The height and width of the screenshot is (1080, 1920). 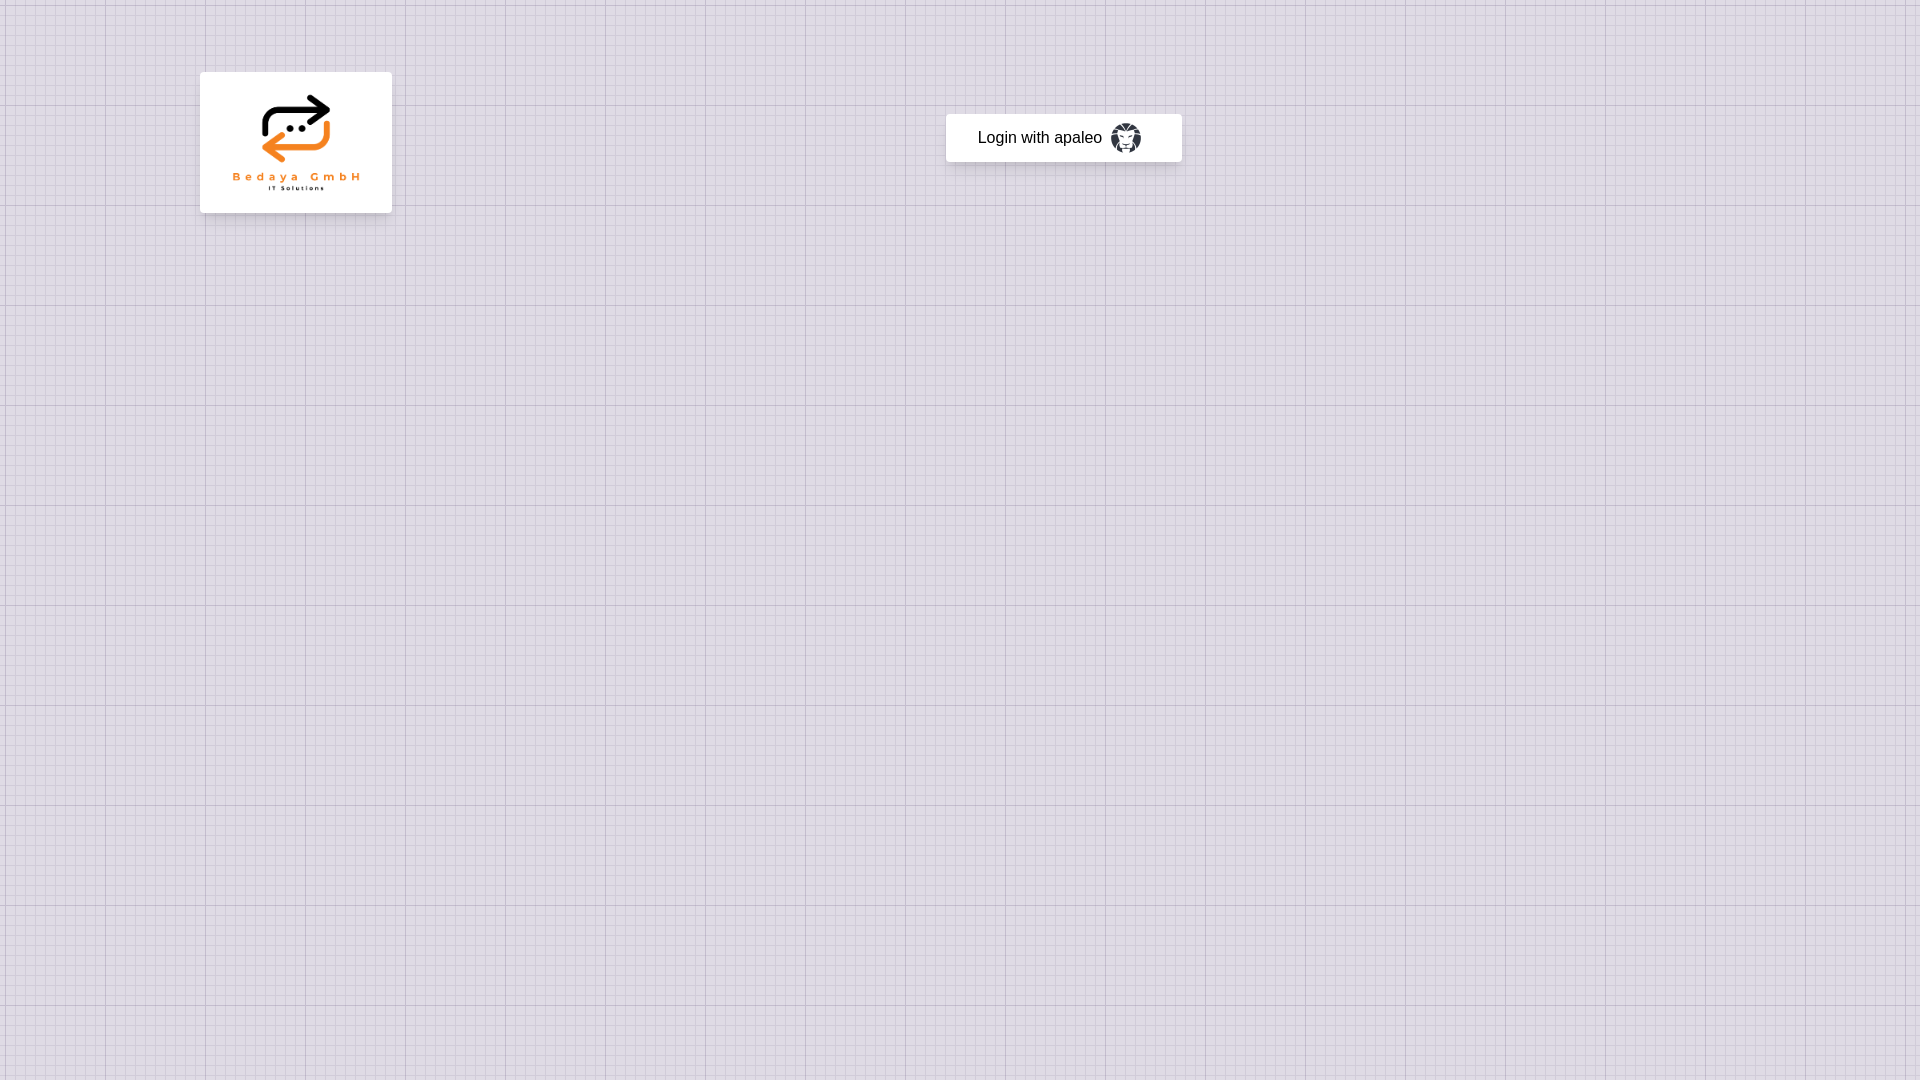 What do you see at coordinates (1063, 137) in the screenshot?
I see `'Login with apaleo'` at bounding box center [1063, 137].